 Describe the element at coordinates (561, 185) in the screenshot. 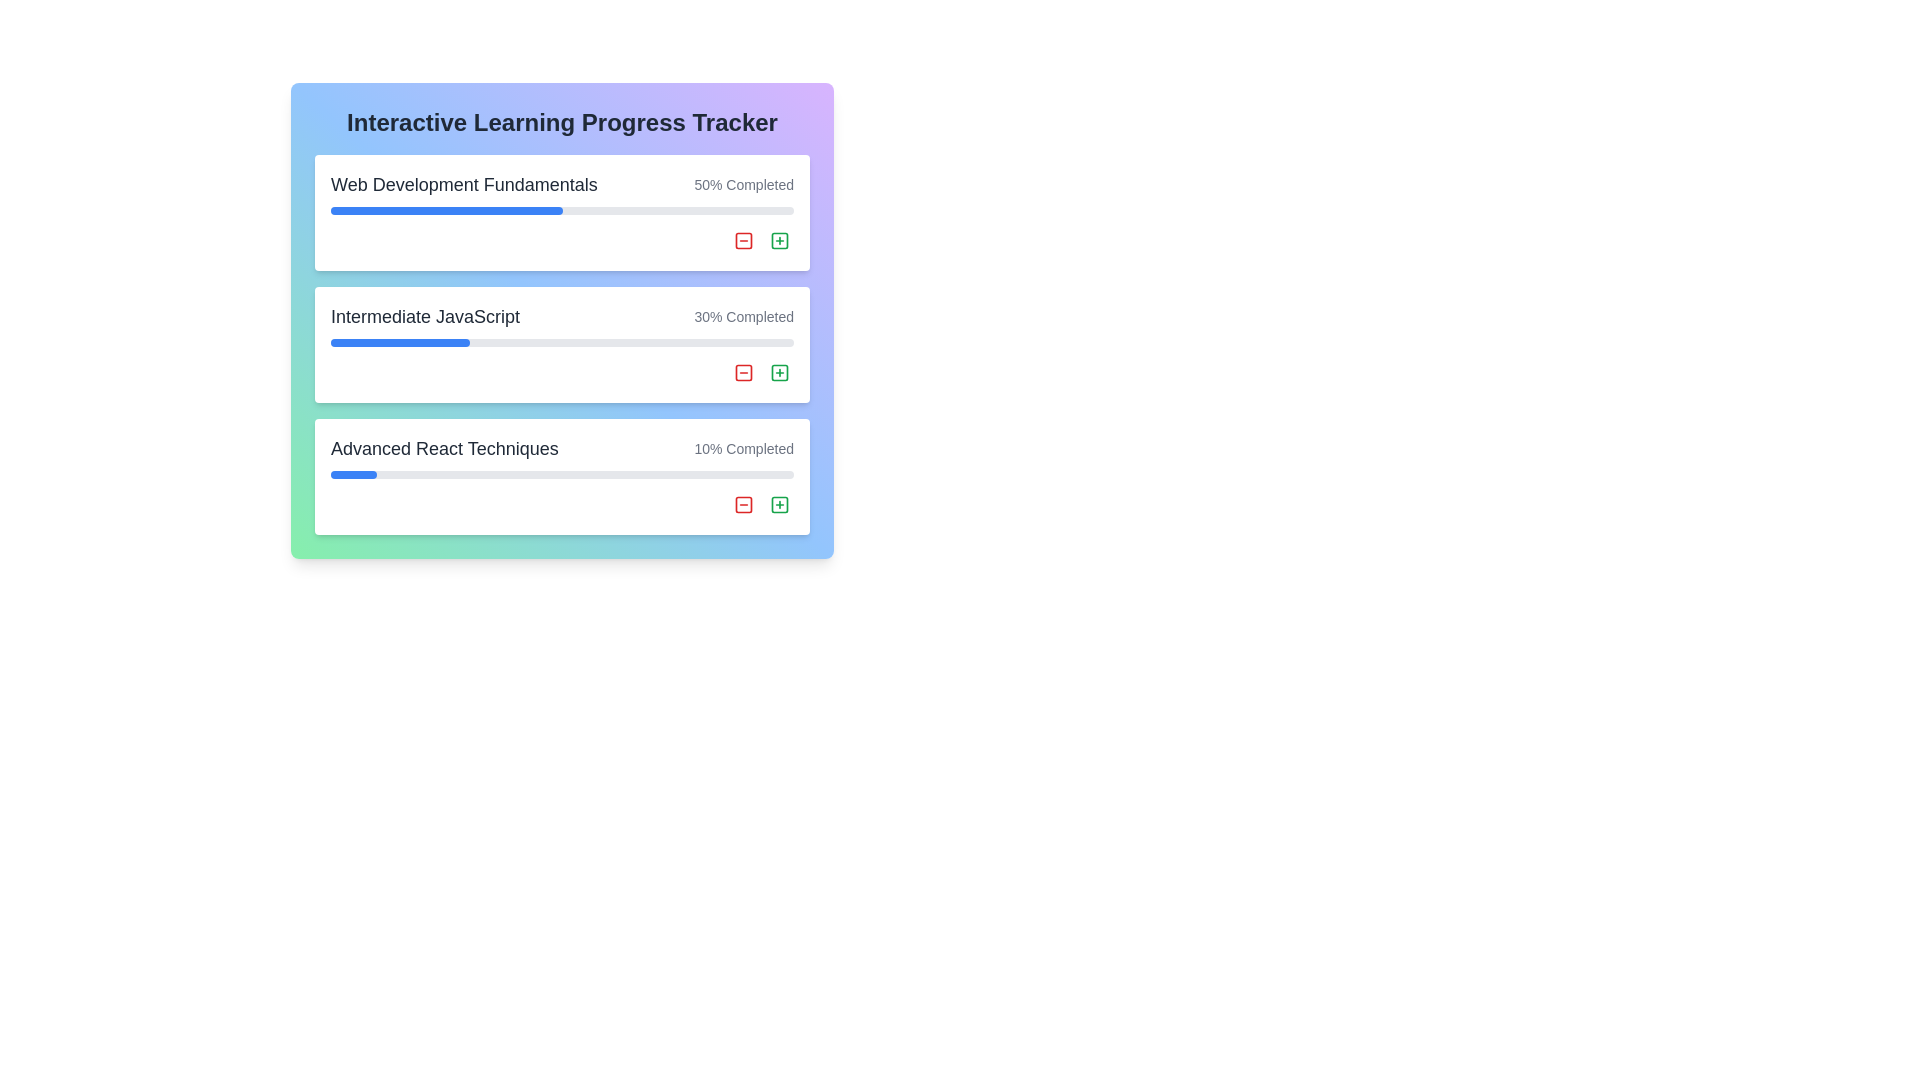

I see `the 'Web Development Fundamentals' text display with progress indicator` at that location.